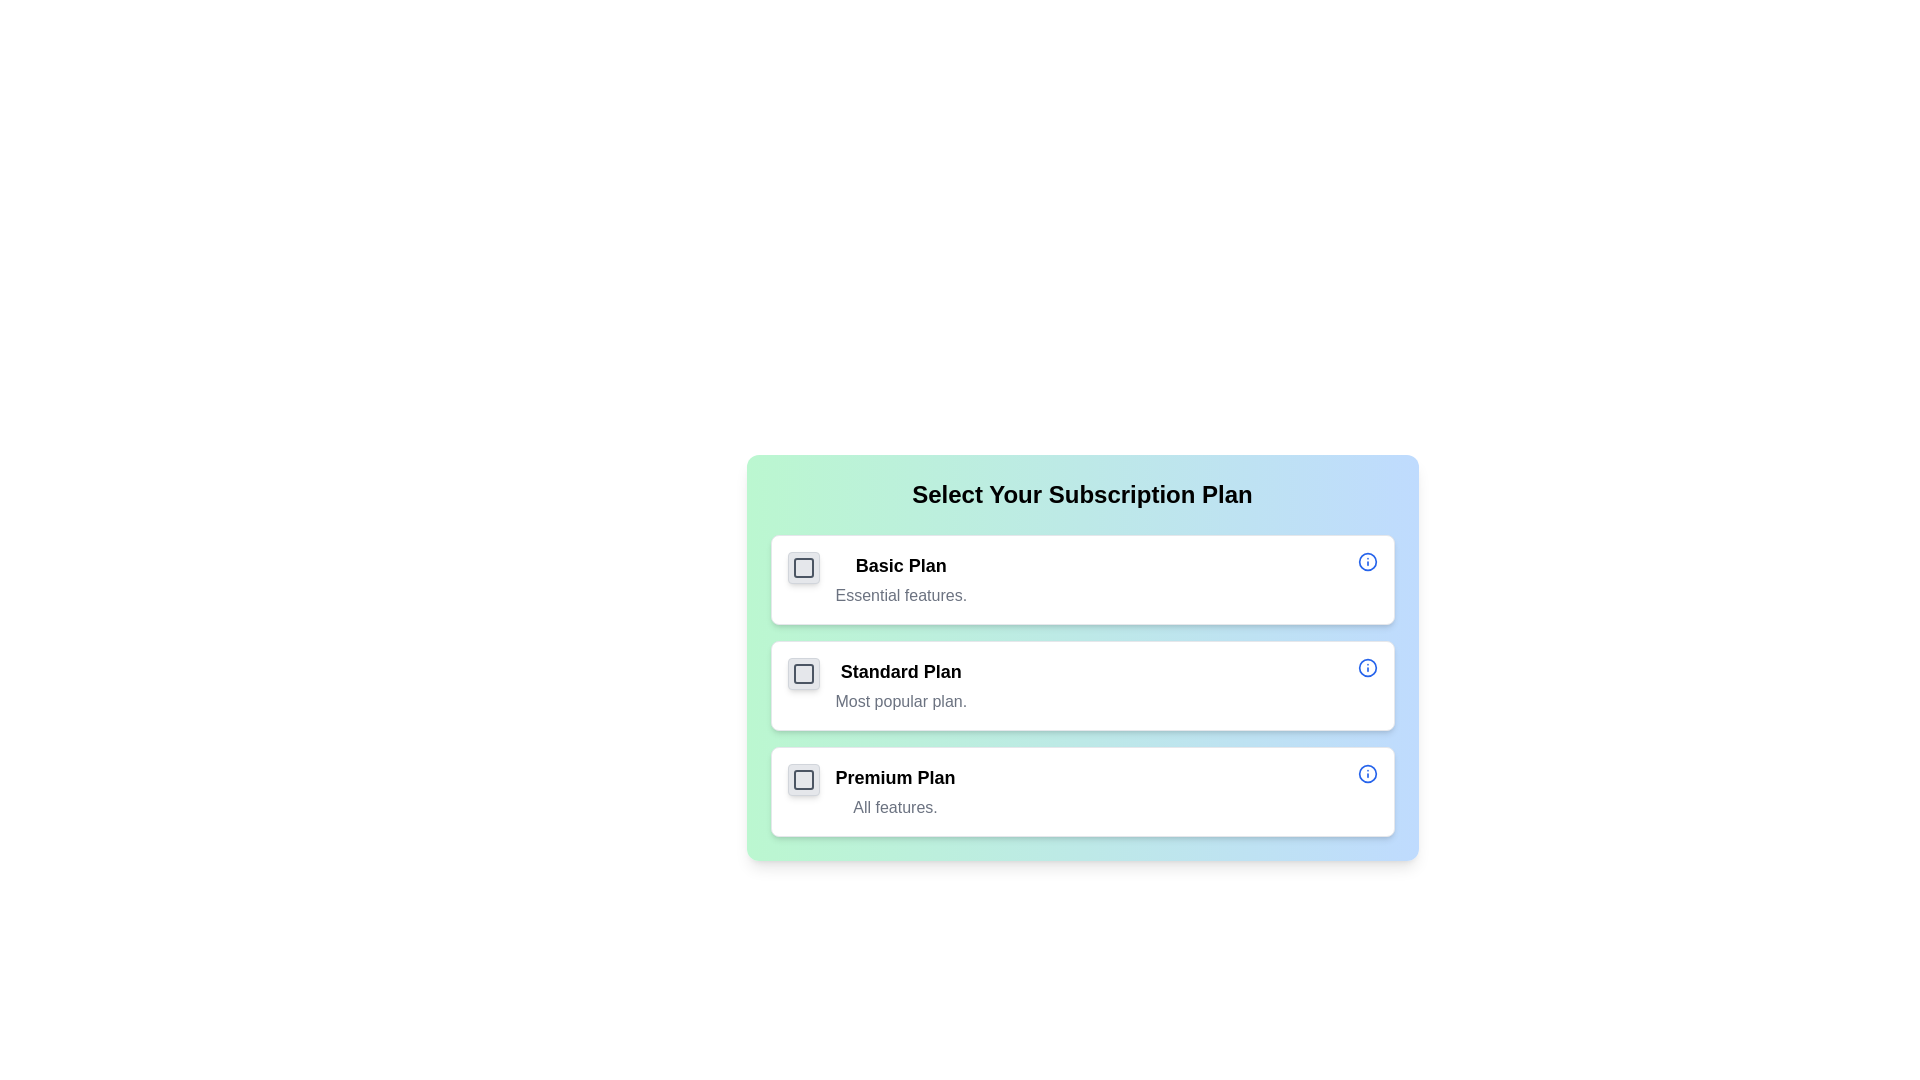 Image resolution: width=1920 pixels, height=1080 pixels. I want to click on the checkbox for the 'Basic Plan' subscription option, which is the first item in the vertical list of subscription plans, so click(1081, 579).